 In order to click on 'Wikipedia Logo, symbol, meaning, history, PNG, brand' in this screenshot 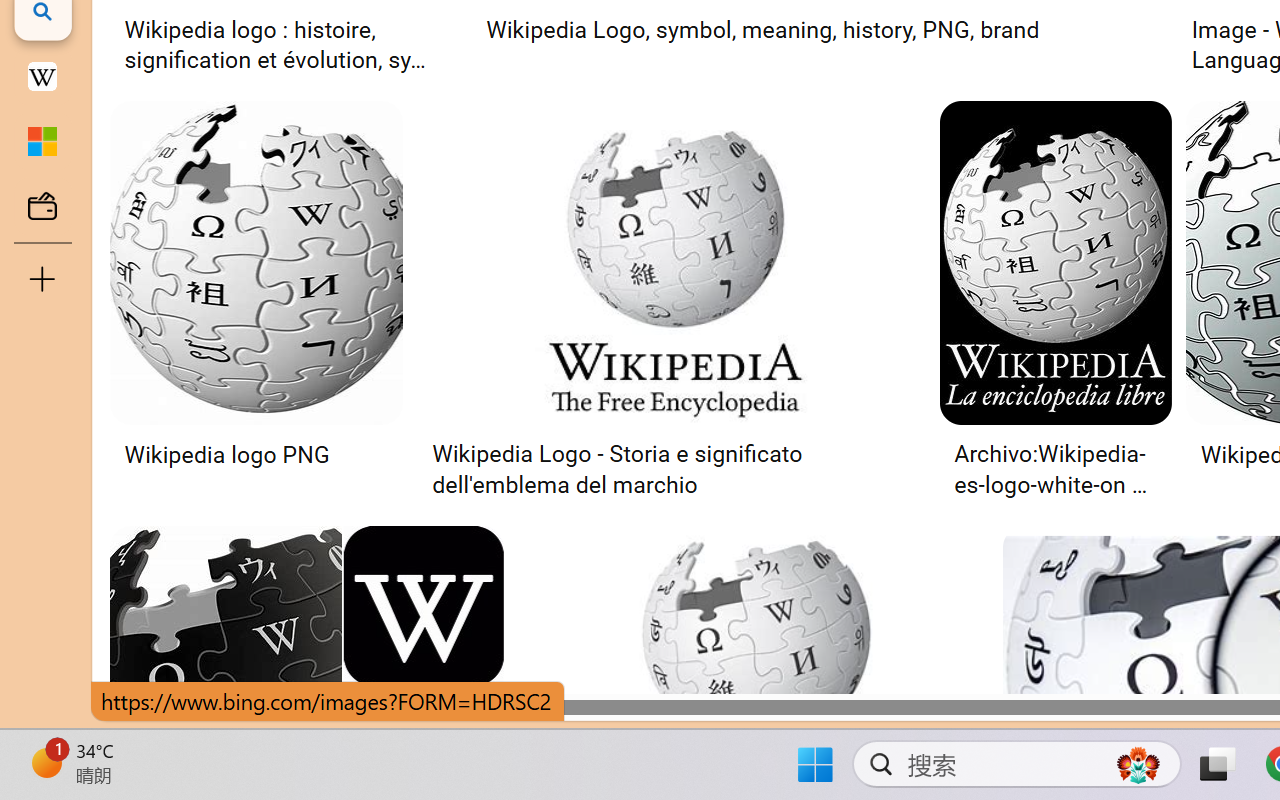, I will do `click(761, 30)`.